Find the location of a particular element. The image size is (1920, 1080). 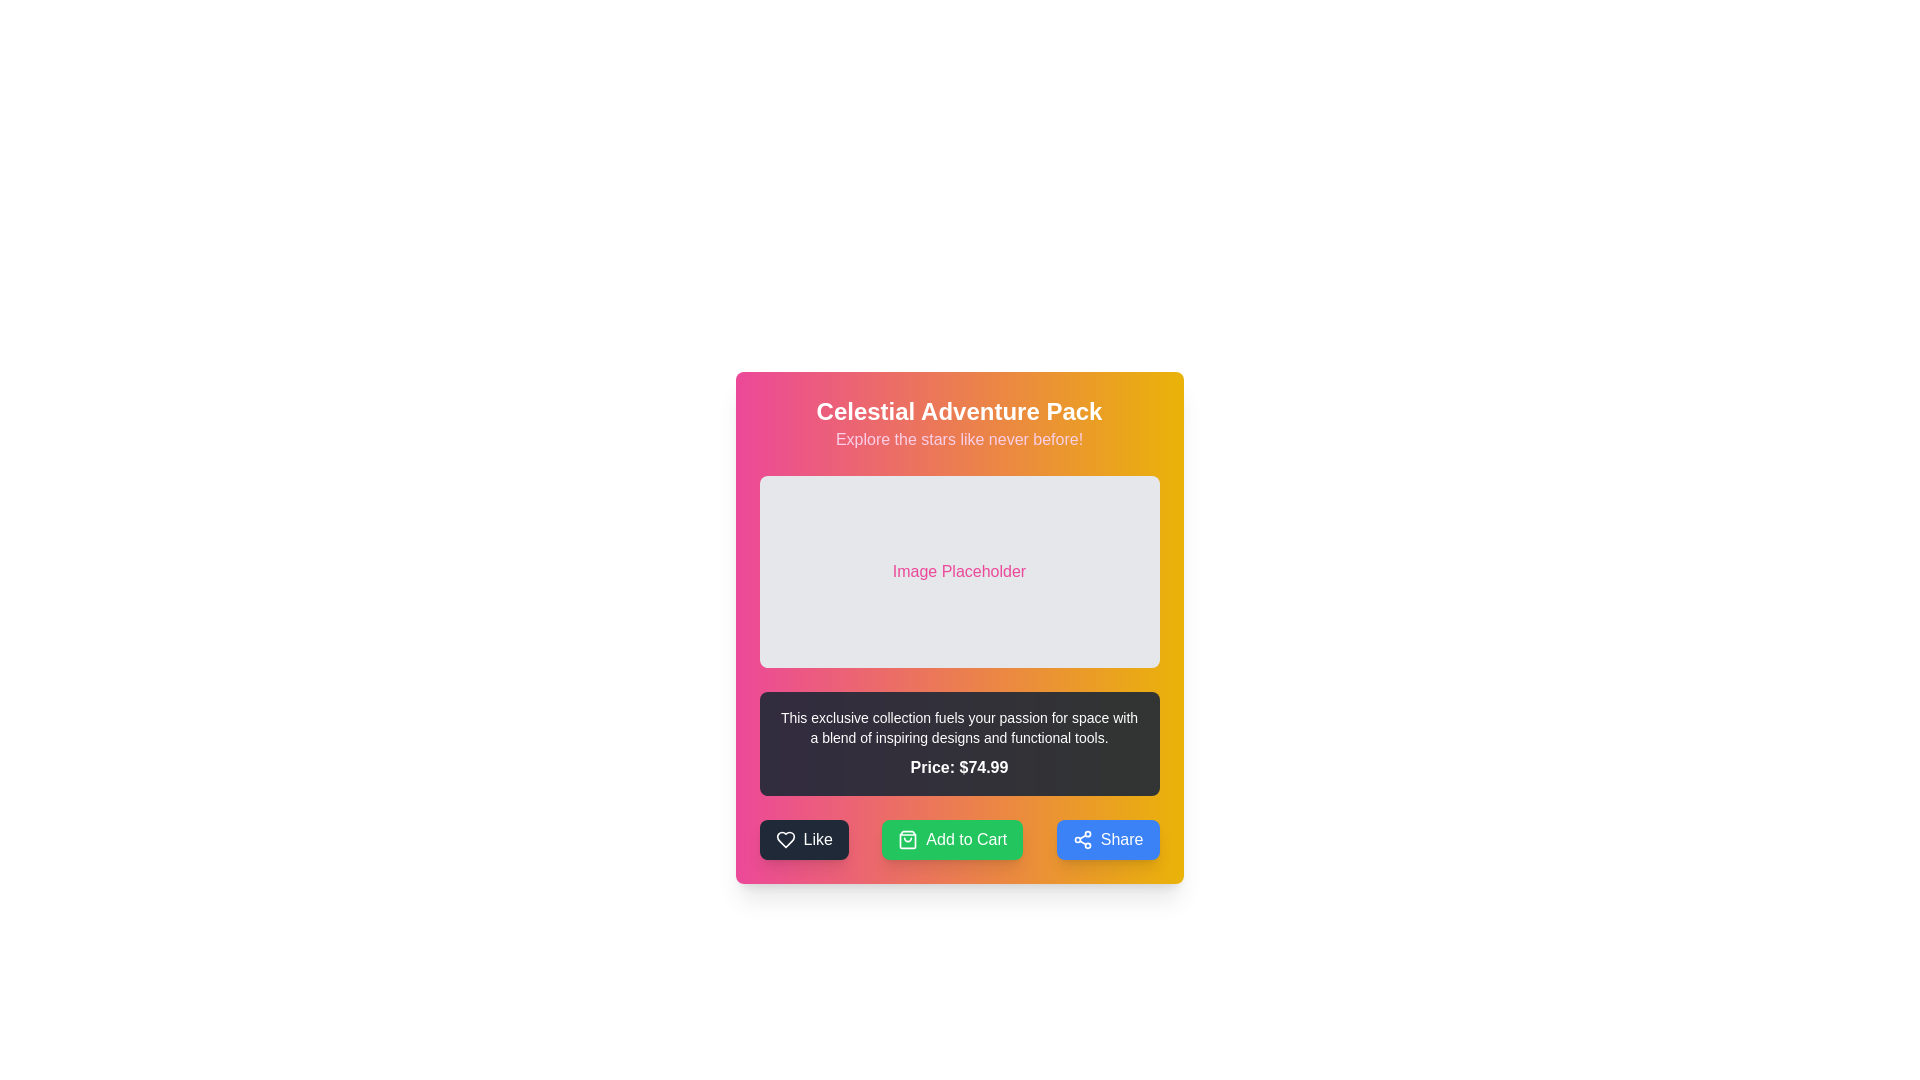

the 'like' icon located is located at coordinates (784, 840).